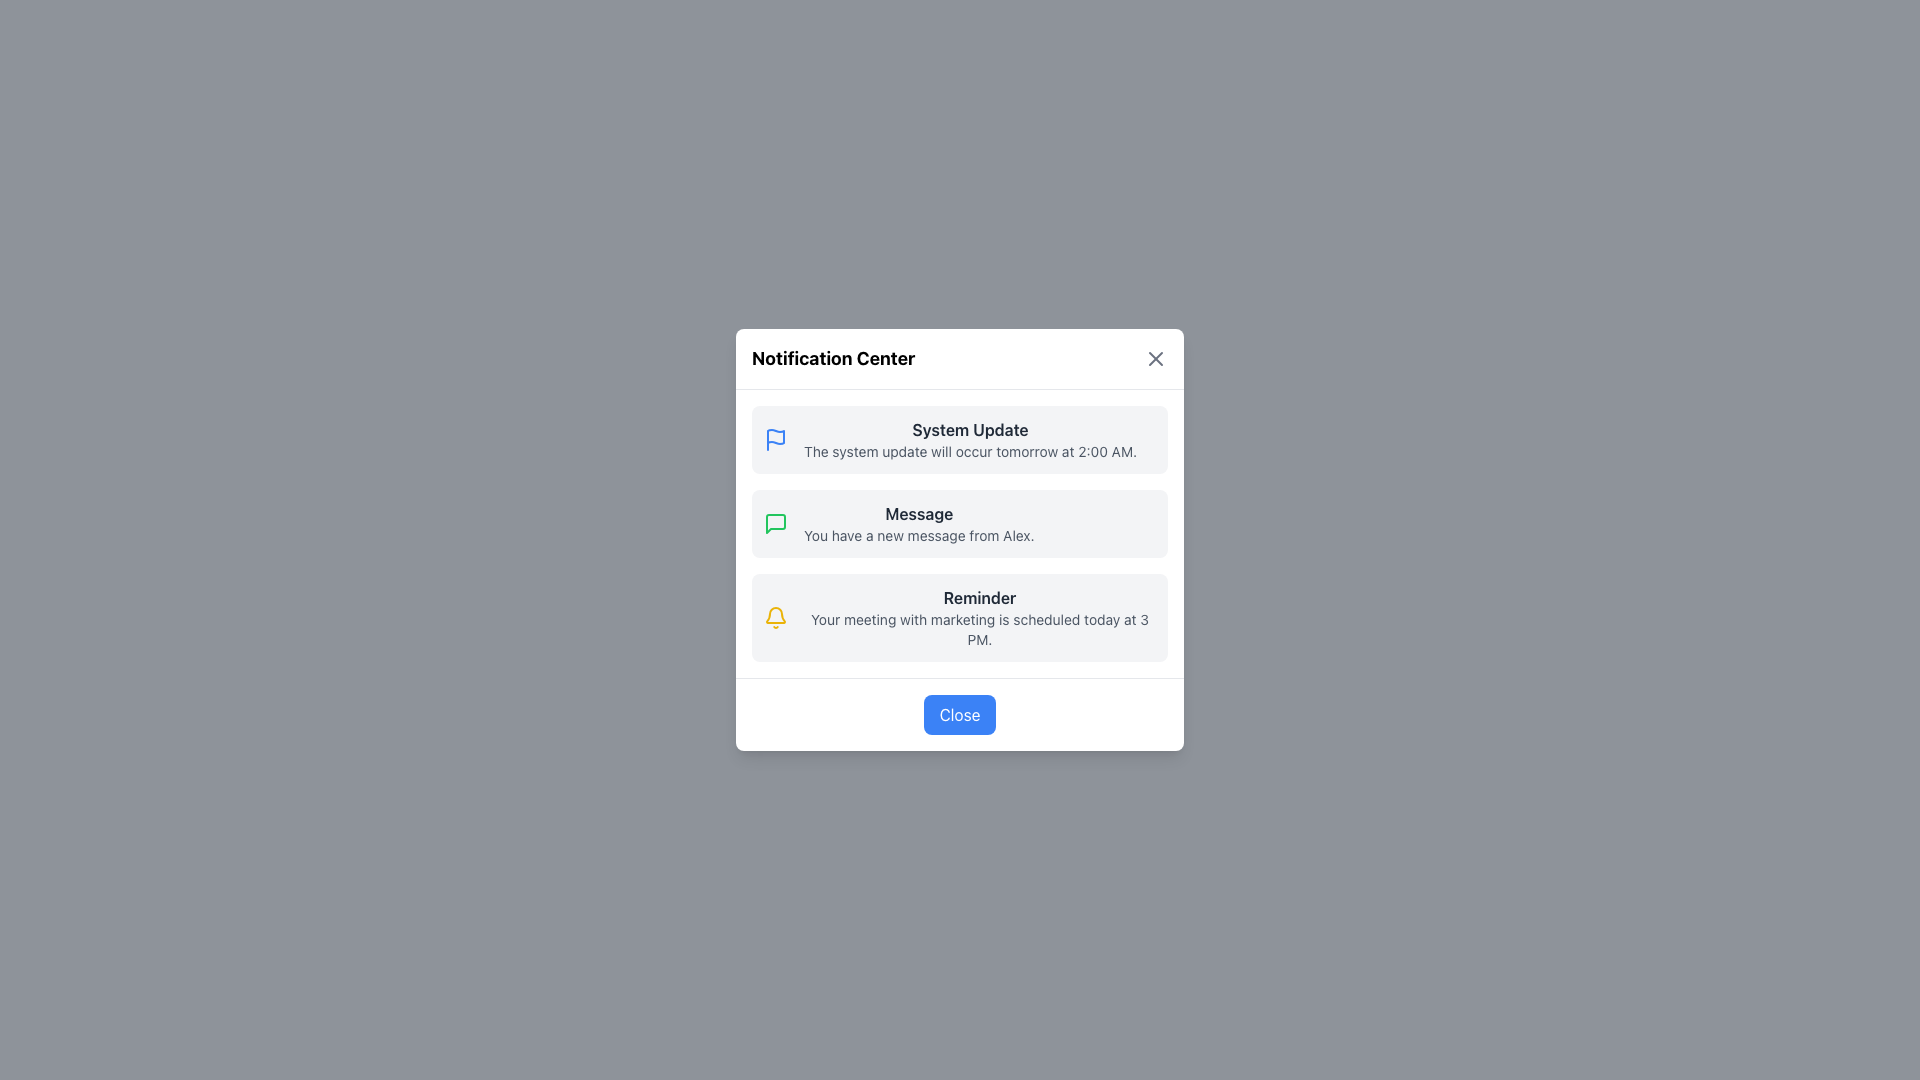  Describe the element at coordinates (918, 535) in the screenshot. I see `the text label that informs the user about a new message from Alex, located beneath the 'Message' heading in the notification card` at that location.